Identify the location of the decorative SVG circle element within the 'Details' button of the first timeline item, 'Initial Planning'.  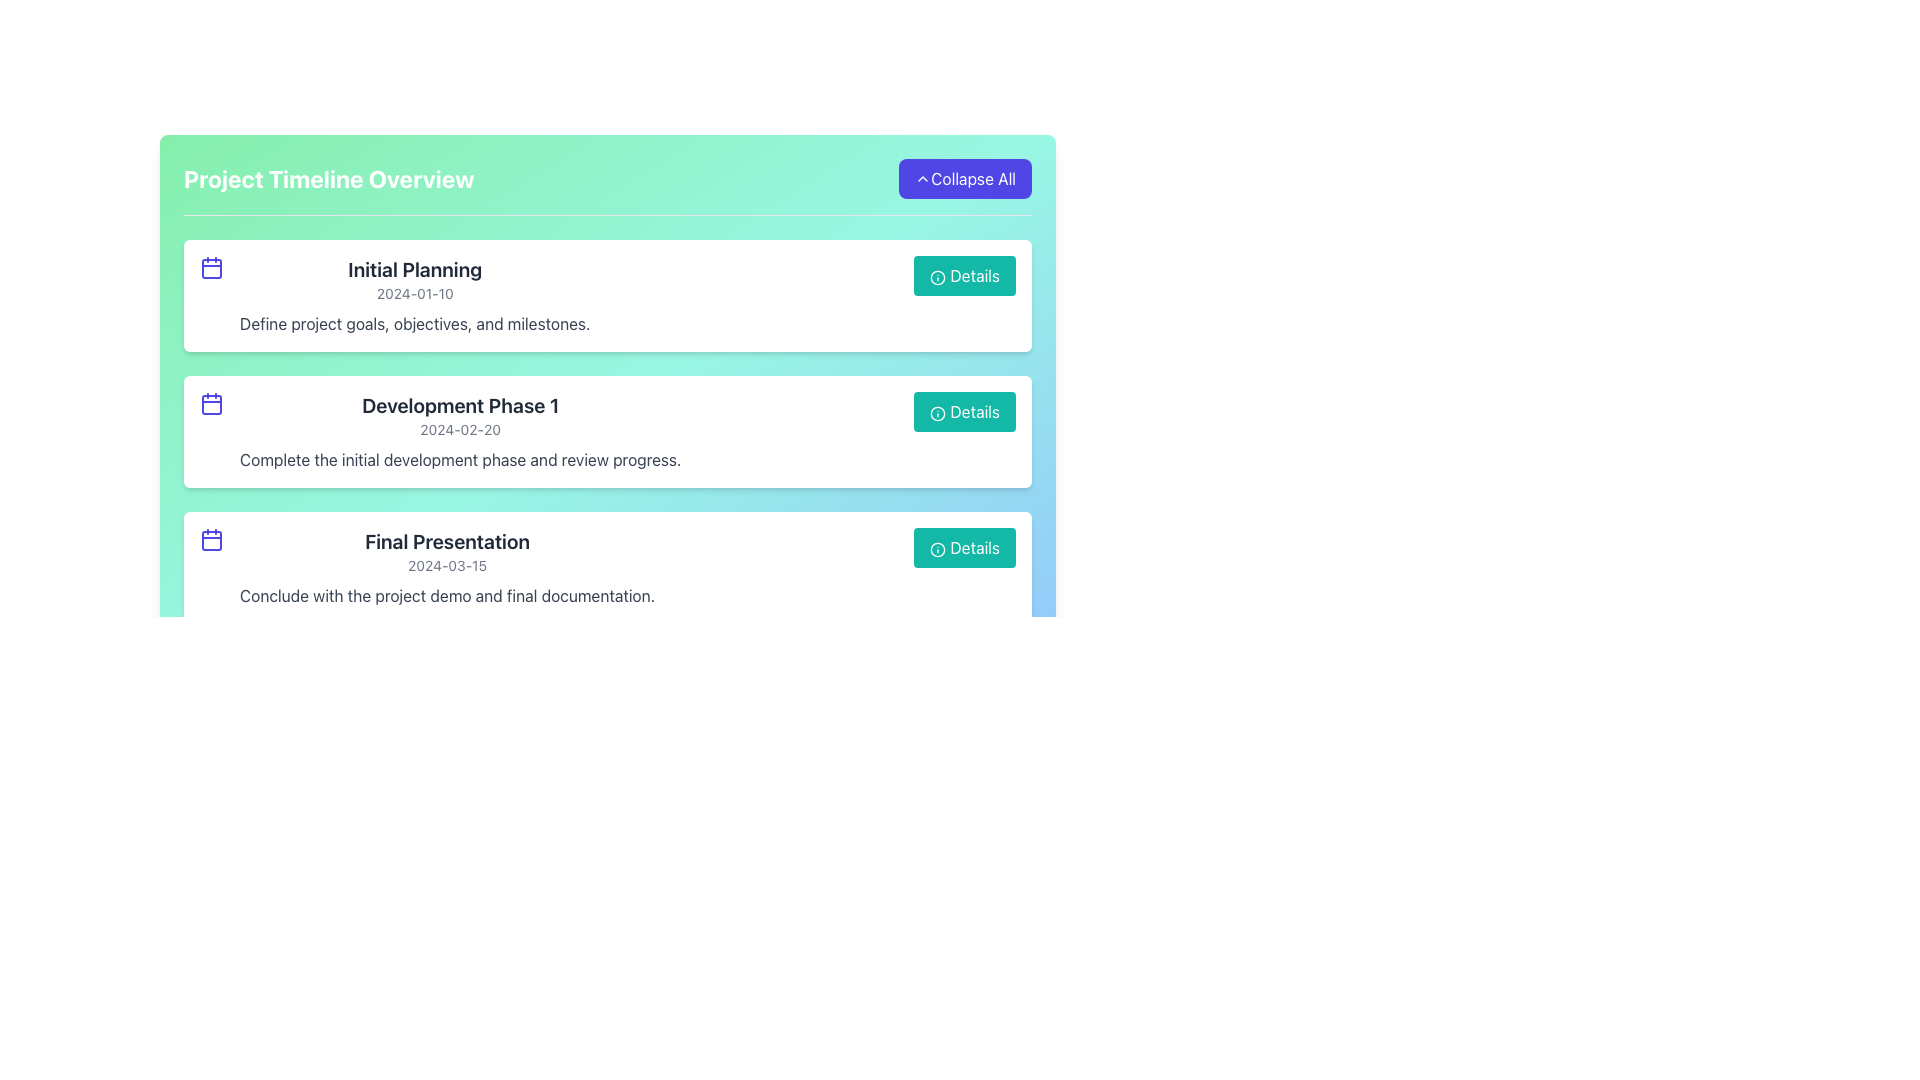
(937, 277).